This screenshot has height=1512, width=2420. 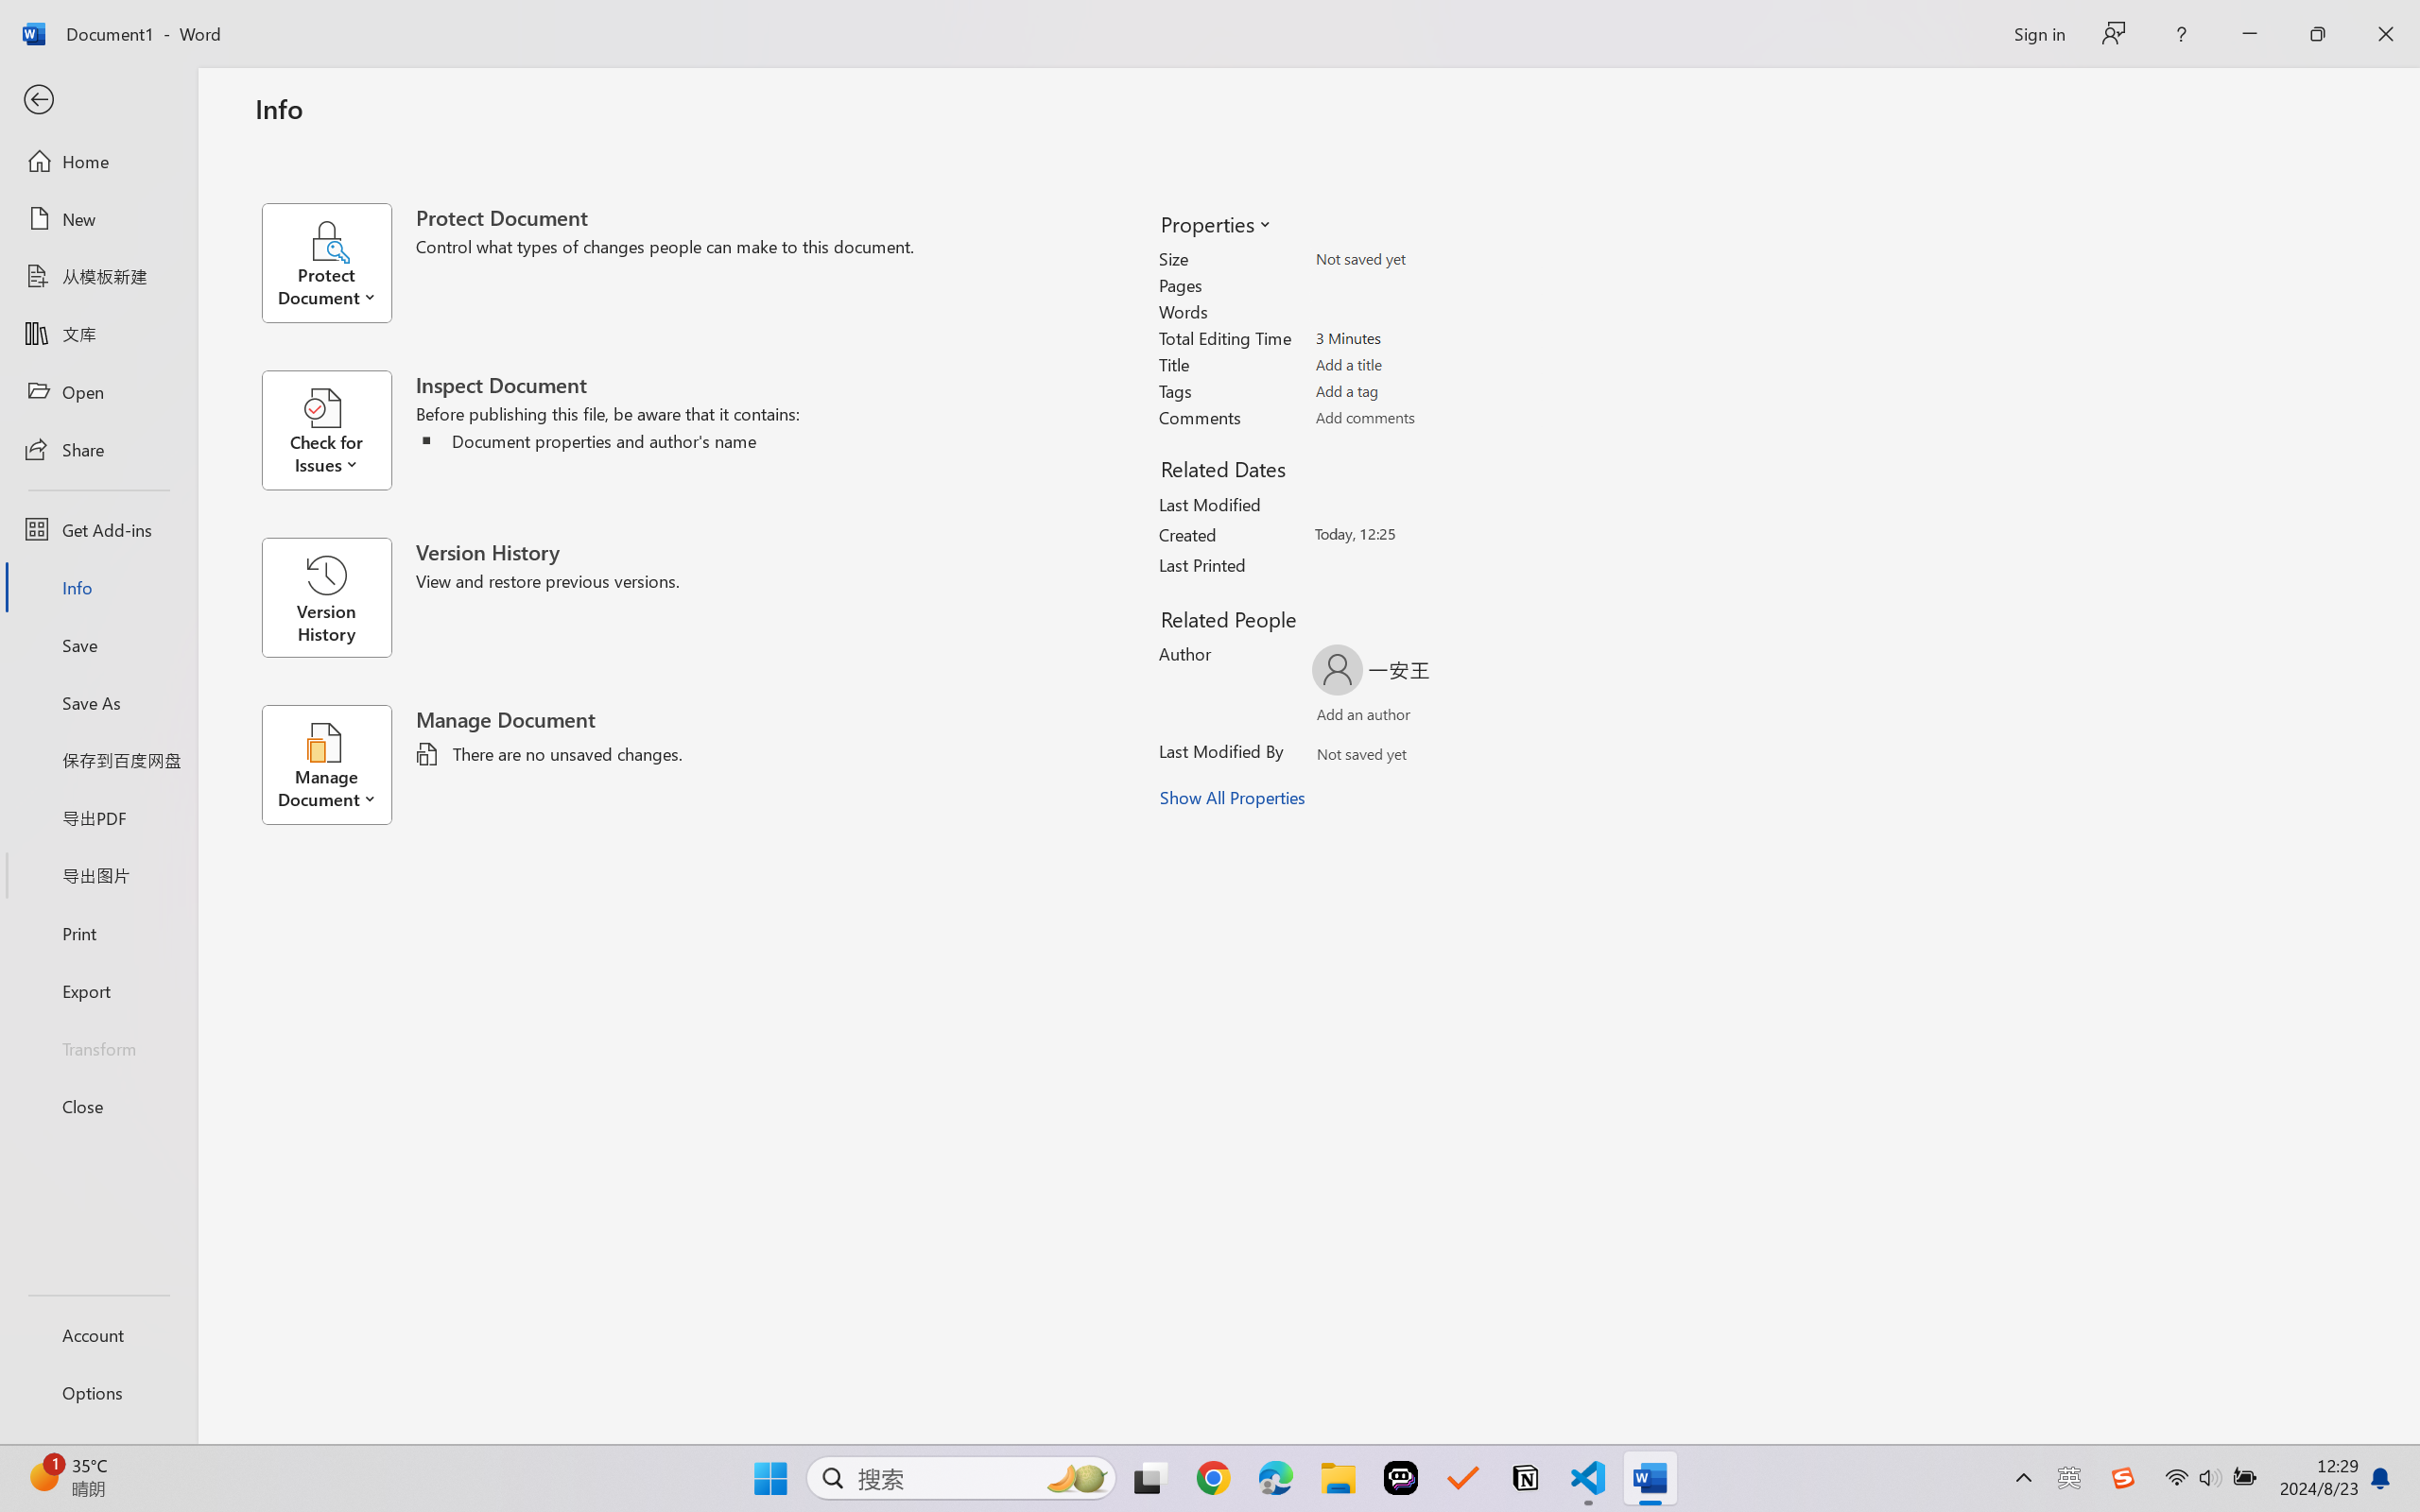 I want to click on 'Tags', so click(x=1426, y=390).